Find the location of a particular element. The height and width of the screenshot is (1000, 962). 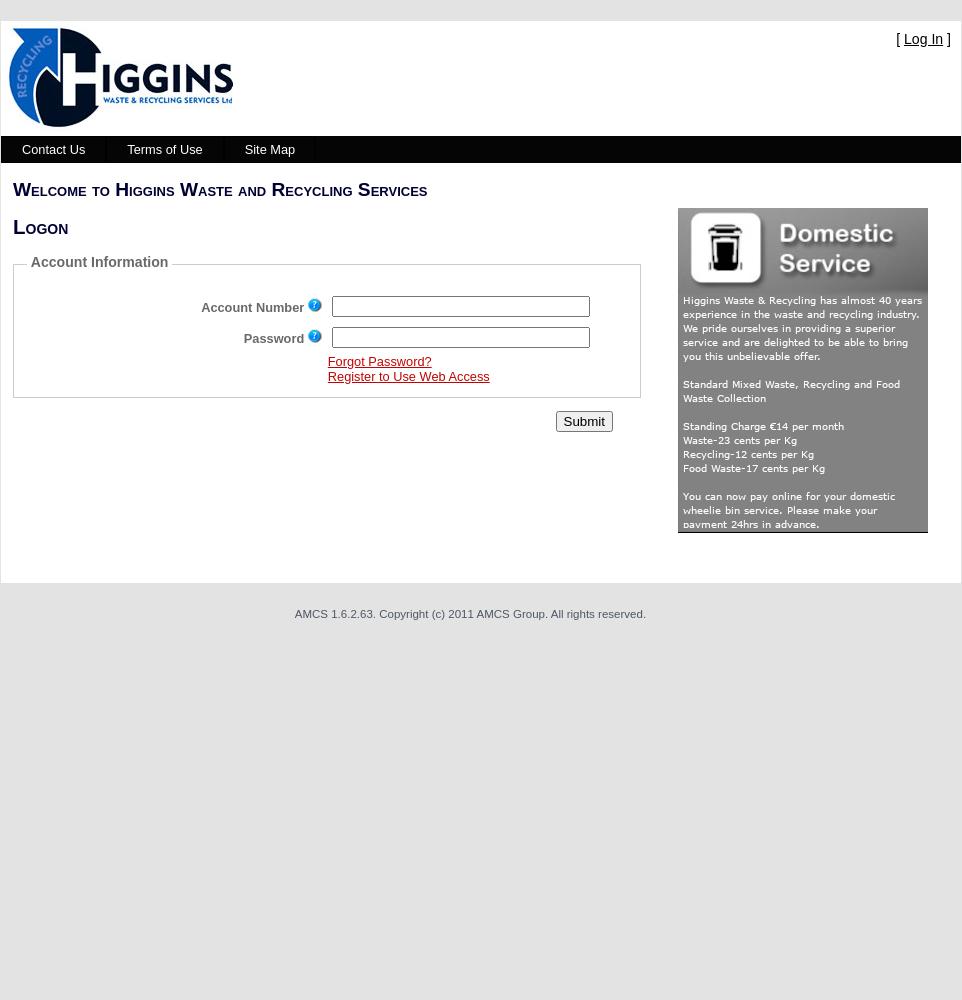

'Terms of Use' is located at coordinates (164, 149).